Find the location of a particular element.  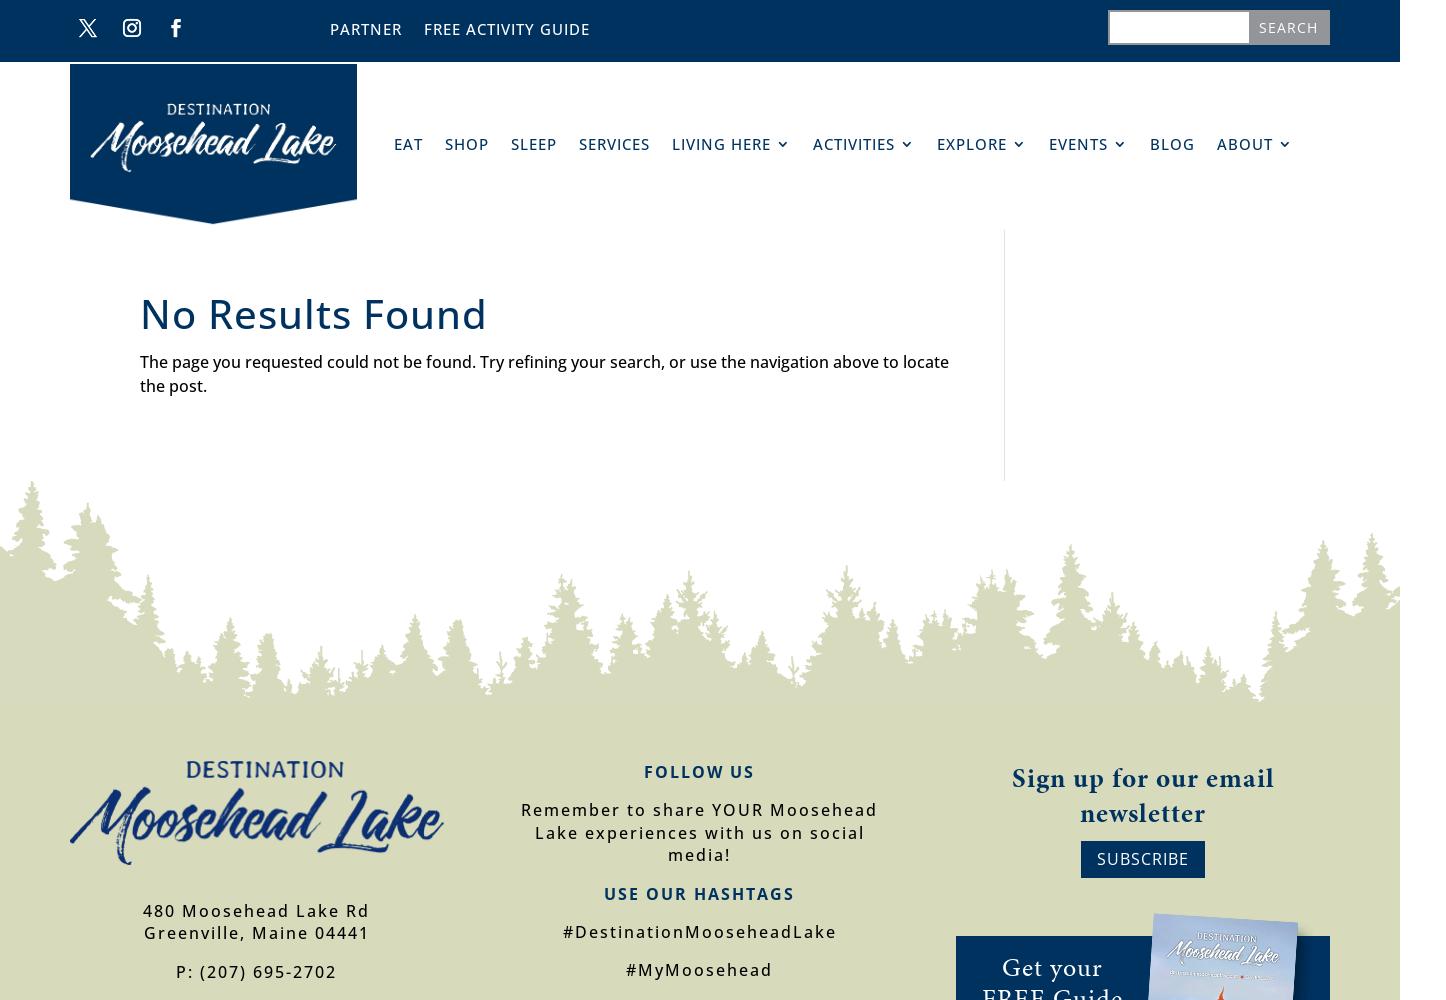

'Employment Opportunities' is located at coordinates (1309, 306).